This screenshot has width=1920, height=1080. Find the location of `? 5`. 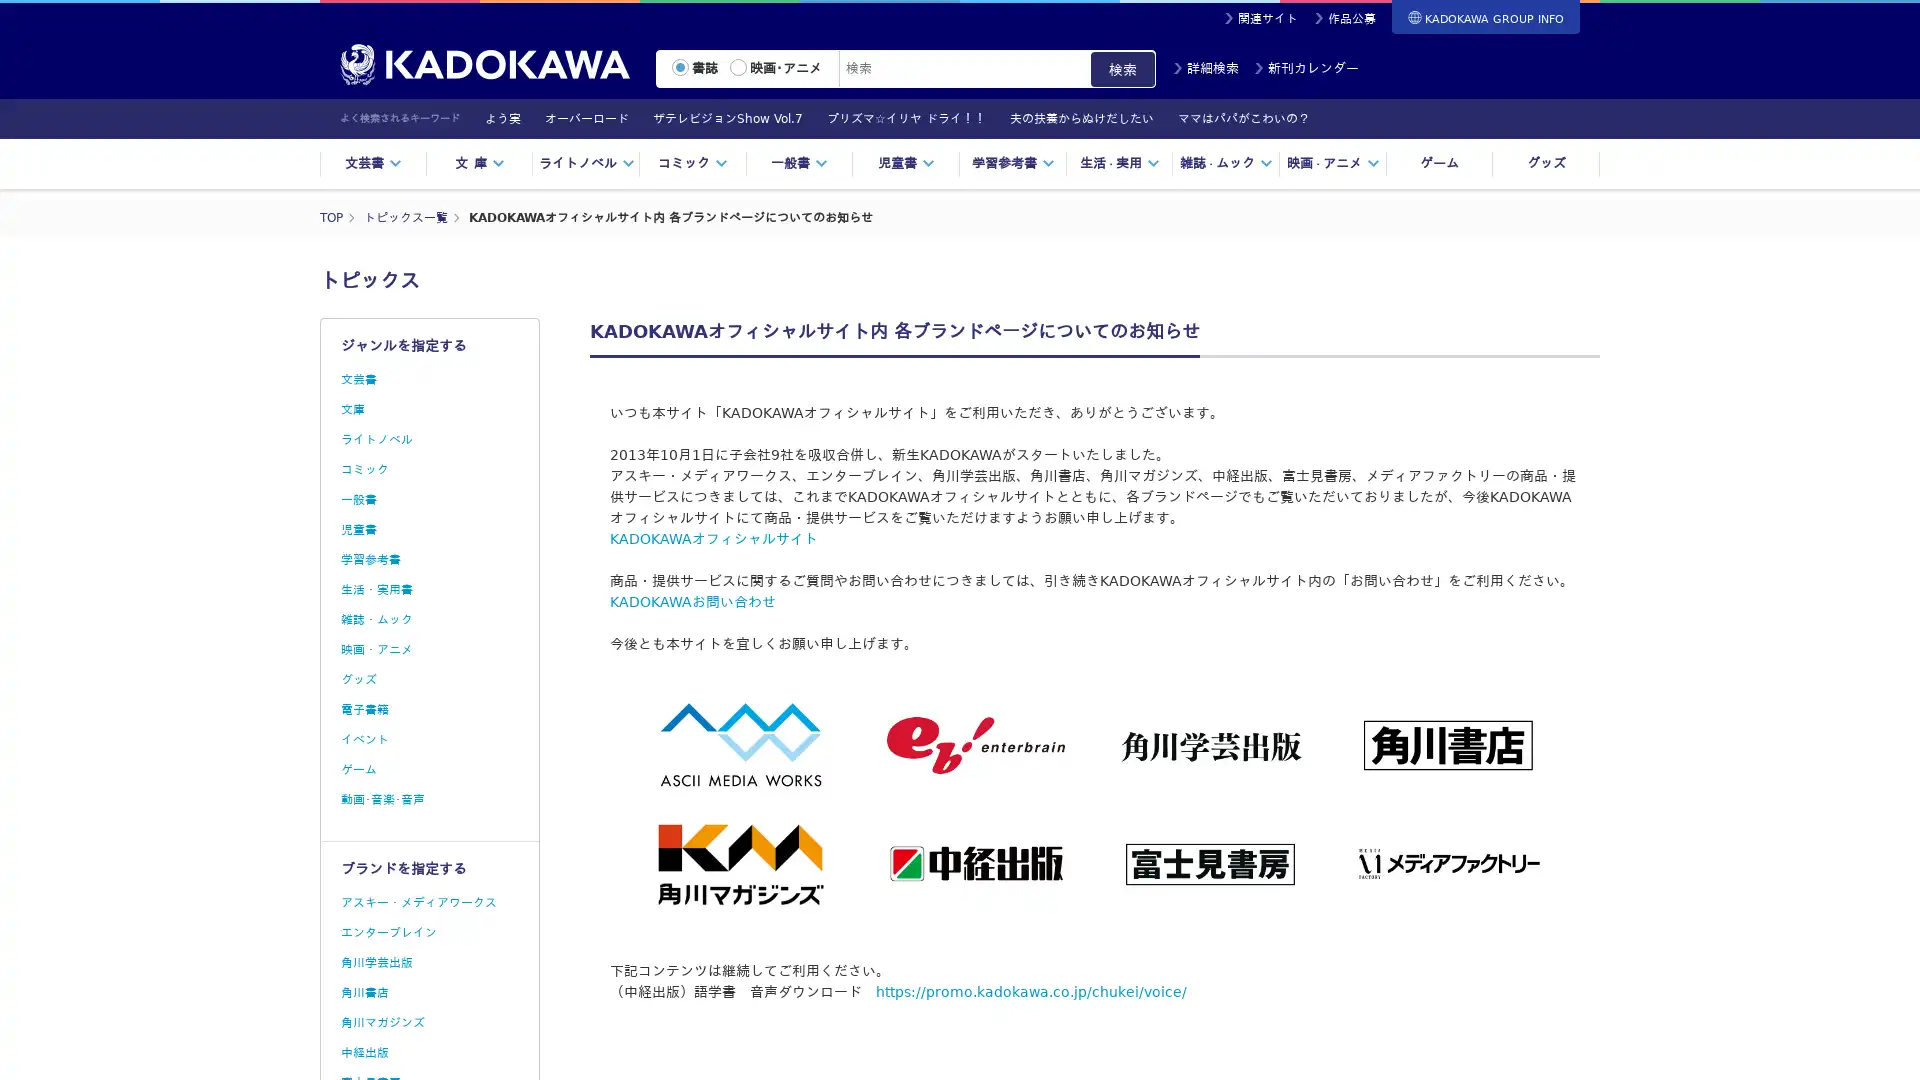

? 5 is located at coordinates (1045, 150).